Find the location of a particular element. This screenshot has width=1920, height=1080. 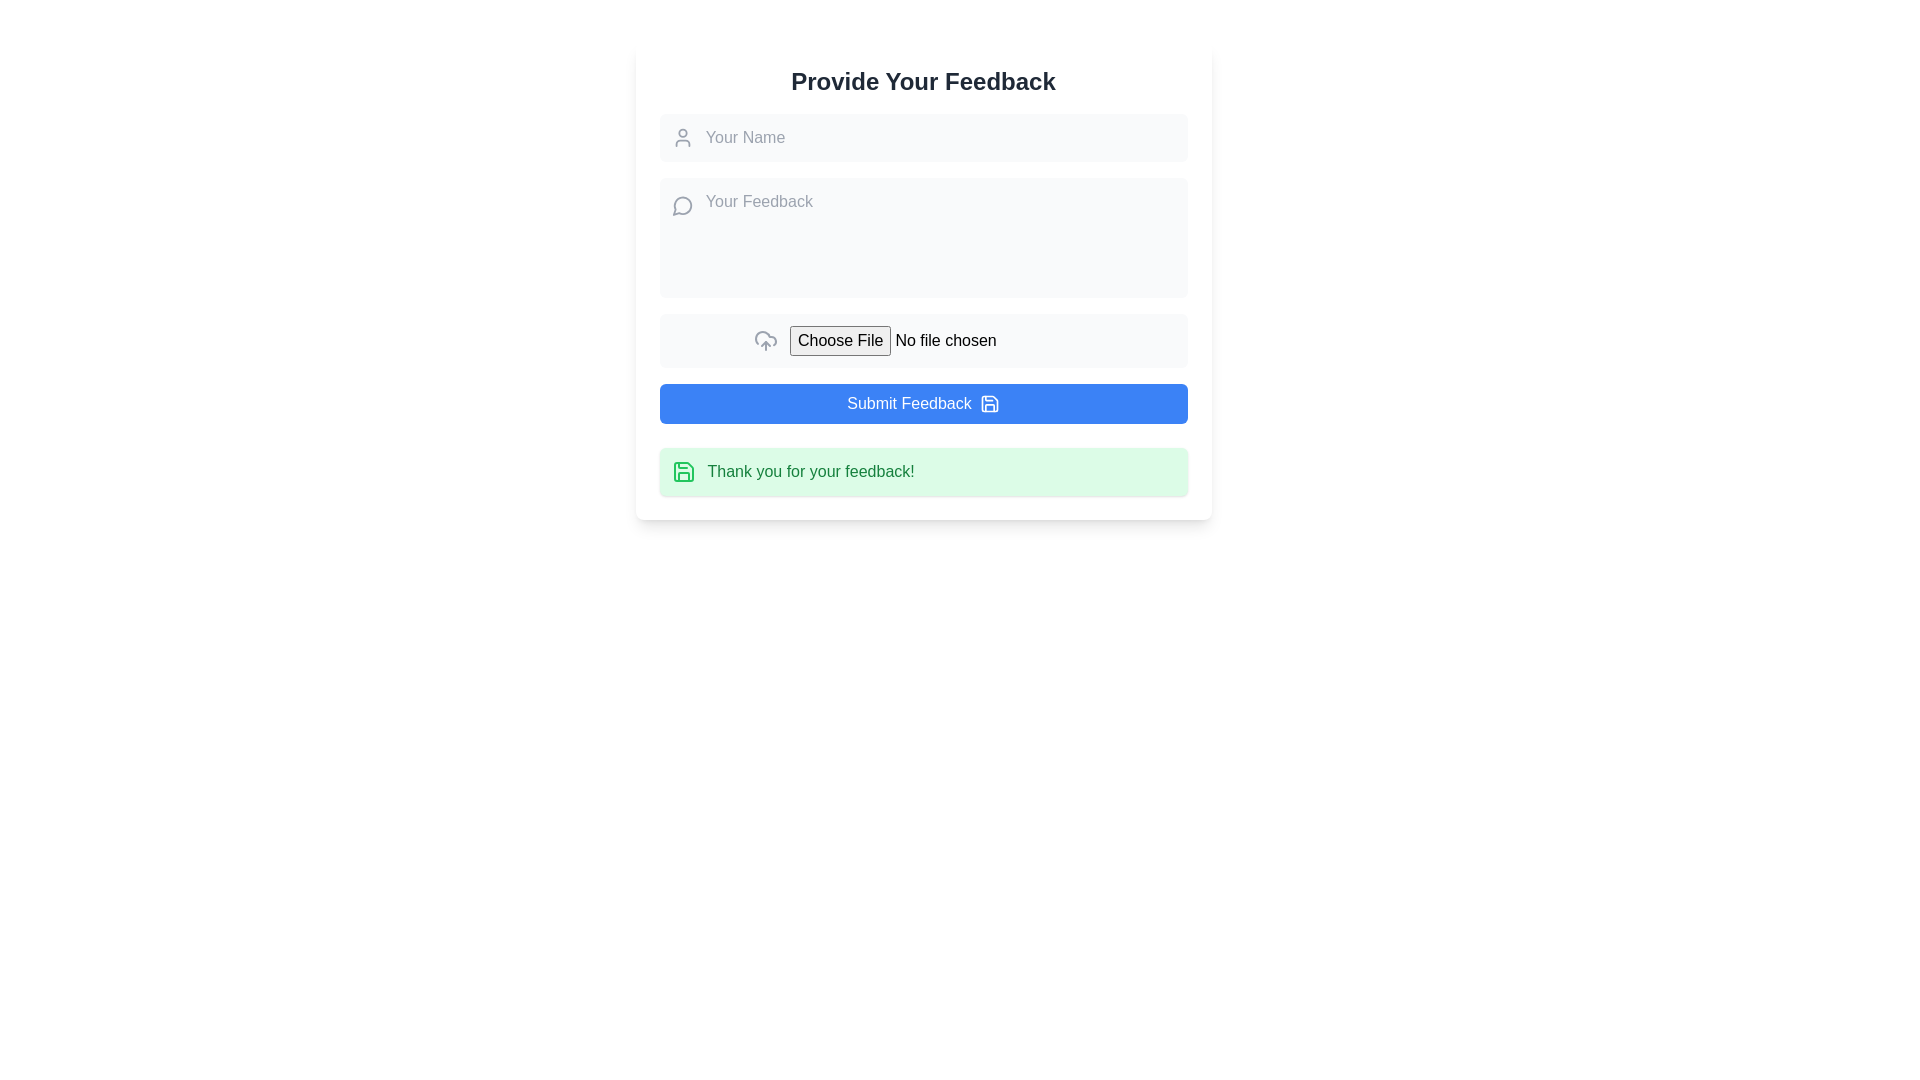

the Informational Banner located below the 'Submit Feedback' button in the 'Provide Your Feedback' section is located at coordinates (922, 471).